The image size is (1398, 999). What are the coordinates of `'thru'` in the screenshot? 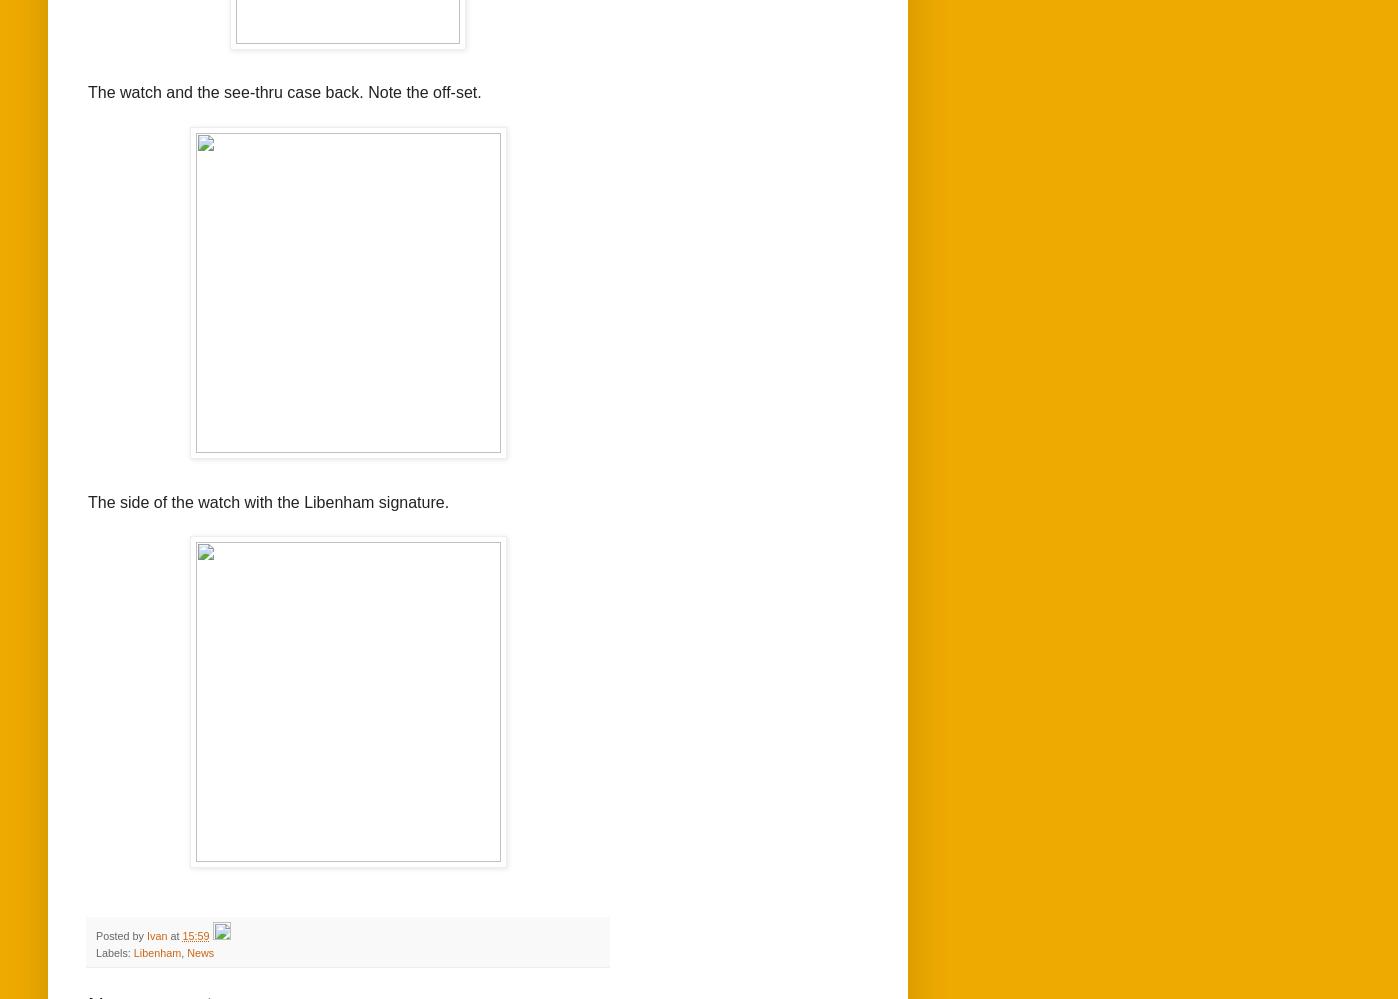 It's located at (268, 91).